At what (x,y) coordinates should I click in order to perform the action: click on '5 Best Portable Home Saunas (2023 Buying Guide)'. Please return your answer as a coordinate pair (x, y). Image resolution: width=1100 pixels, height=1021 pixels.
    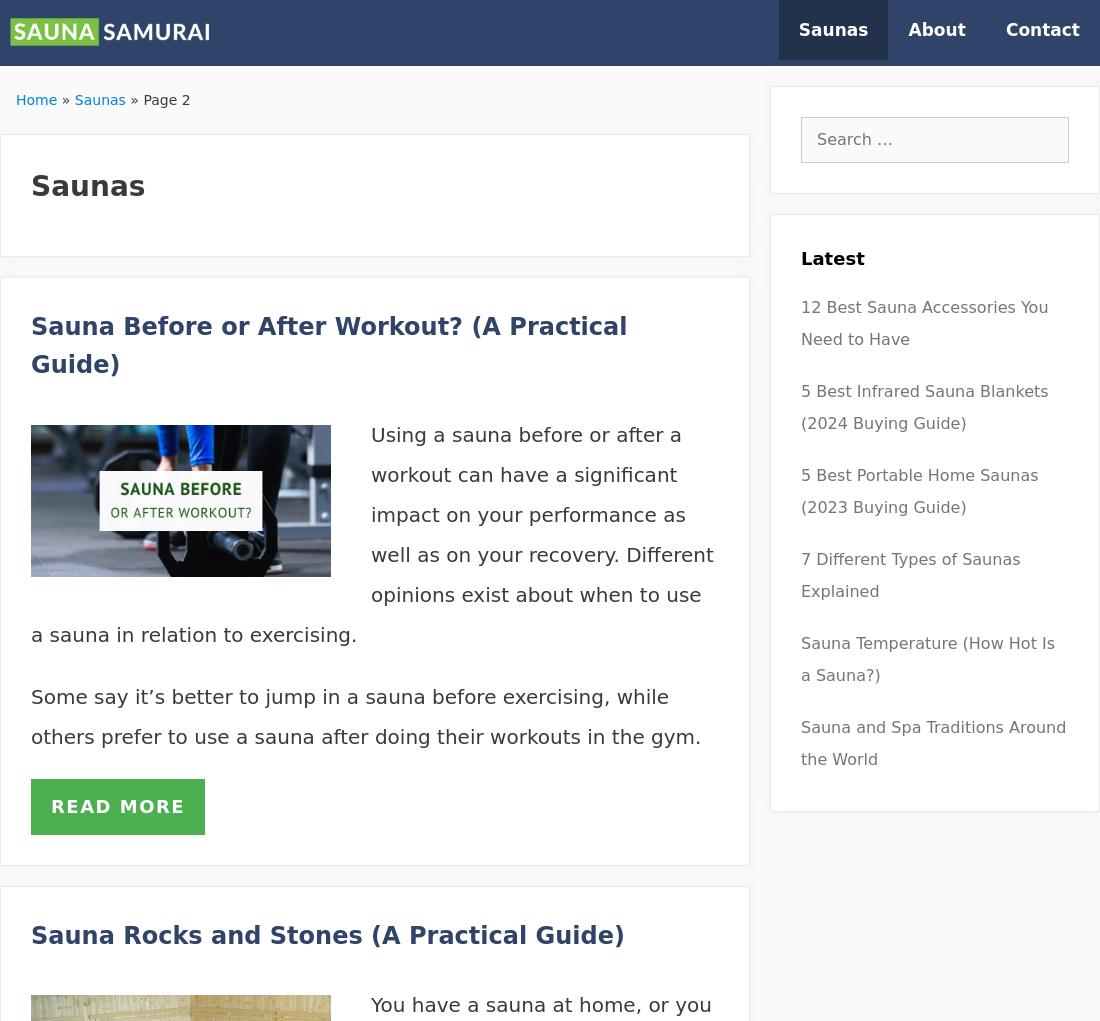
    Looking at the image, I should click on (919, 490).